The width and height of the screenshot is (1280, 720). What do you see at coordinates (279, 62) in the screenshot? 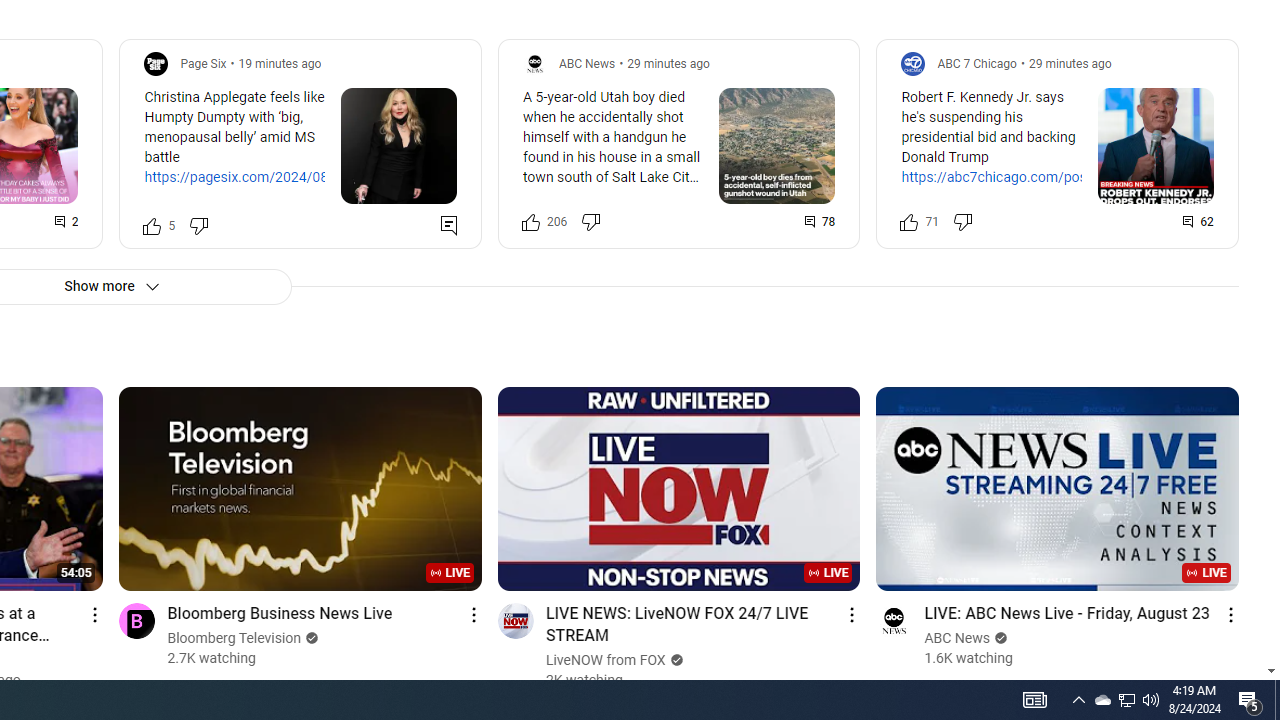
I see `'19 minutes ago'` at bounding box center [279, 62].